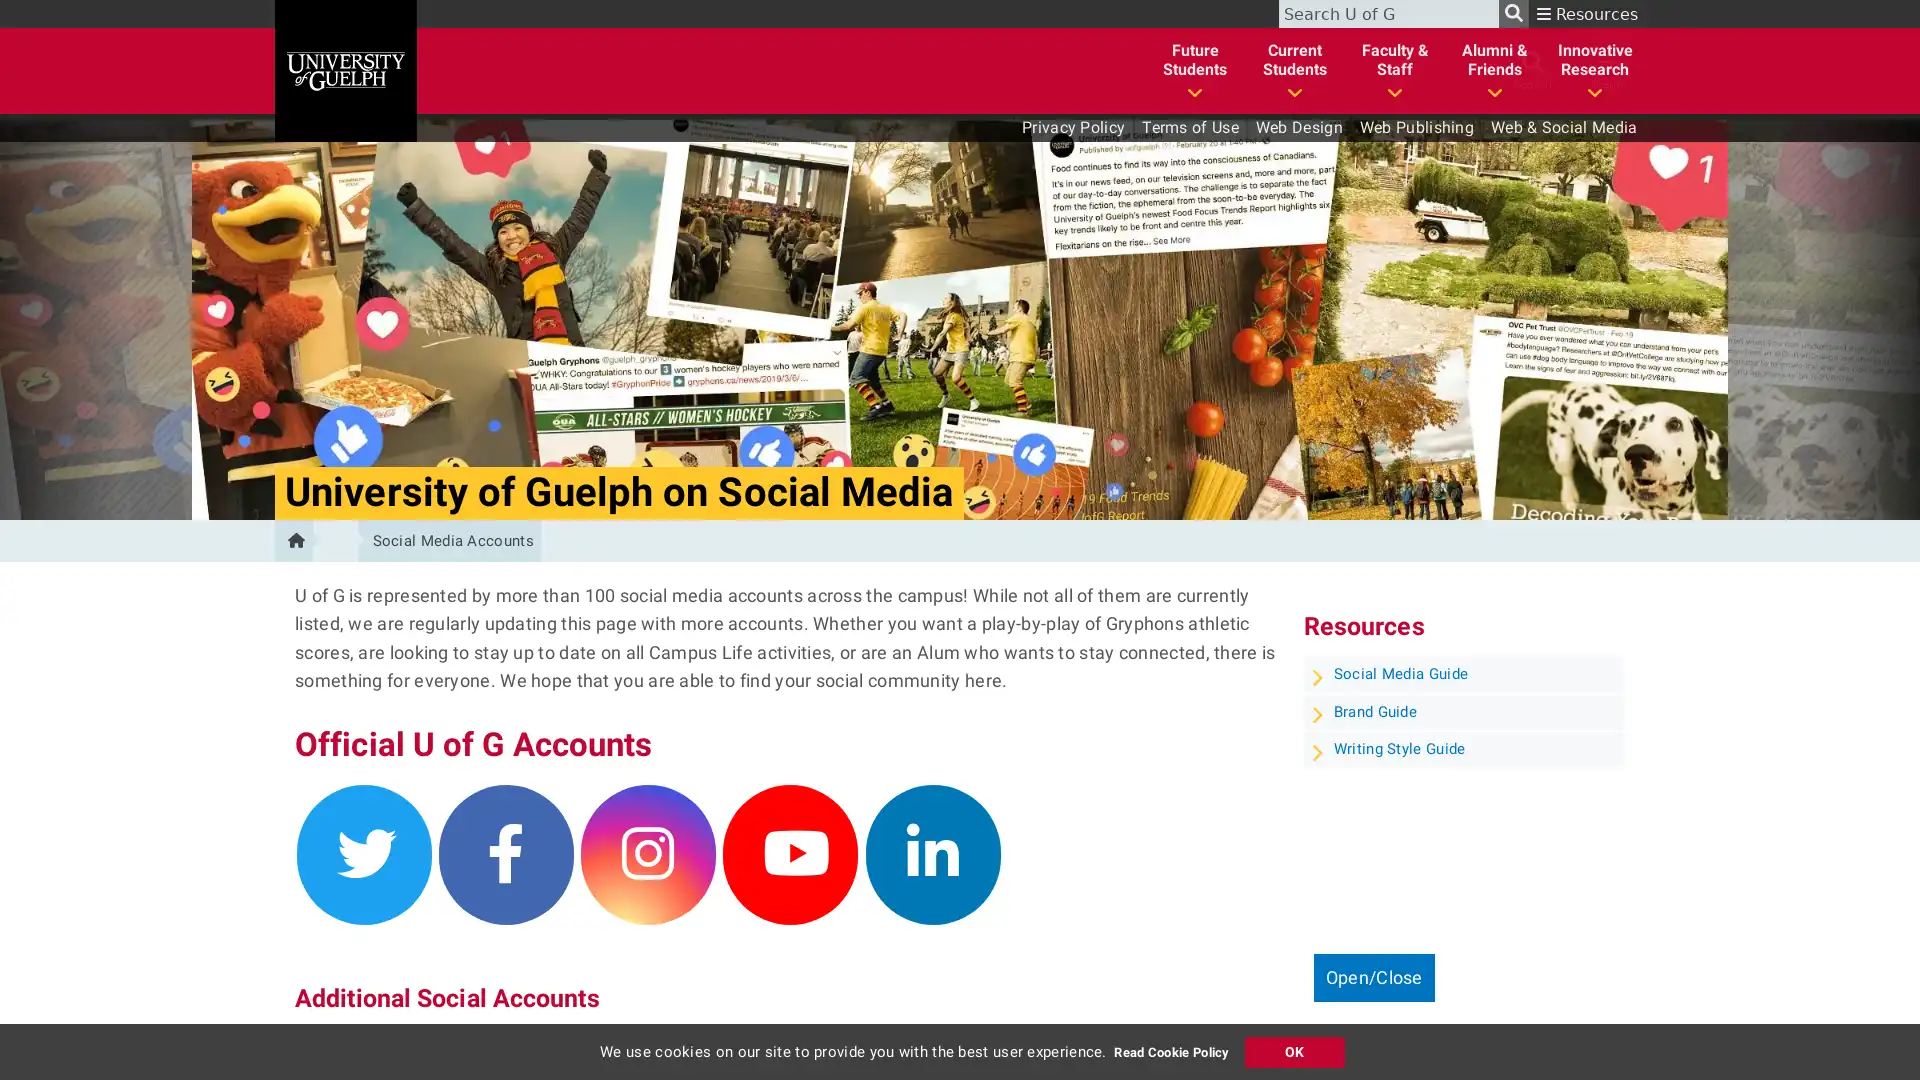 The image size is (1920, 1080). What do you see at coordinates (1294, 1050) in the screenshot?
I see `Accept Cookie` at bounding box center [1294, 1050].